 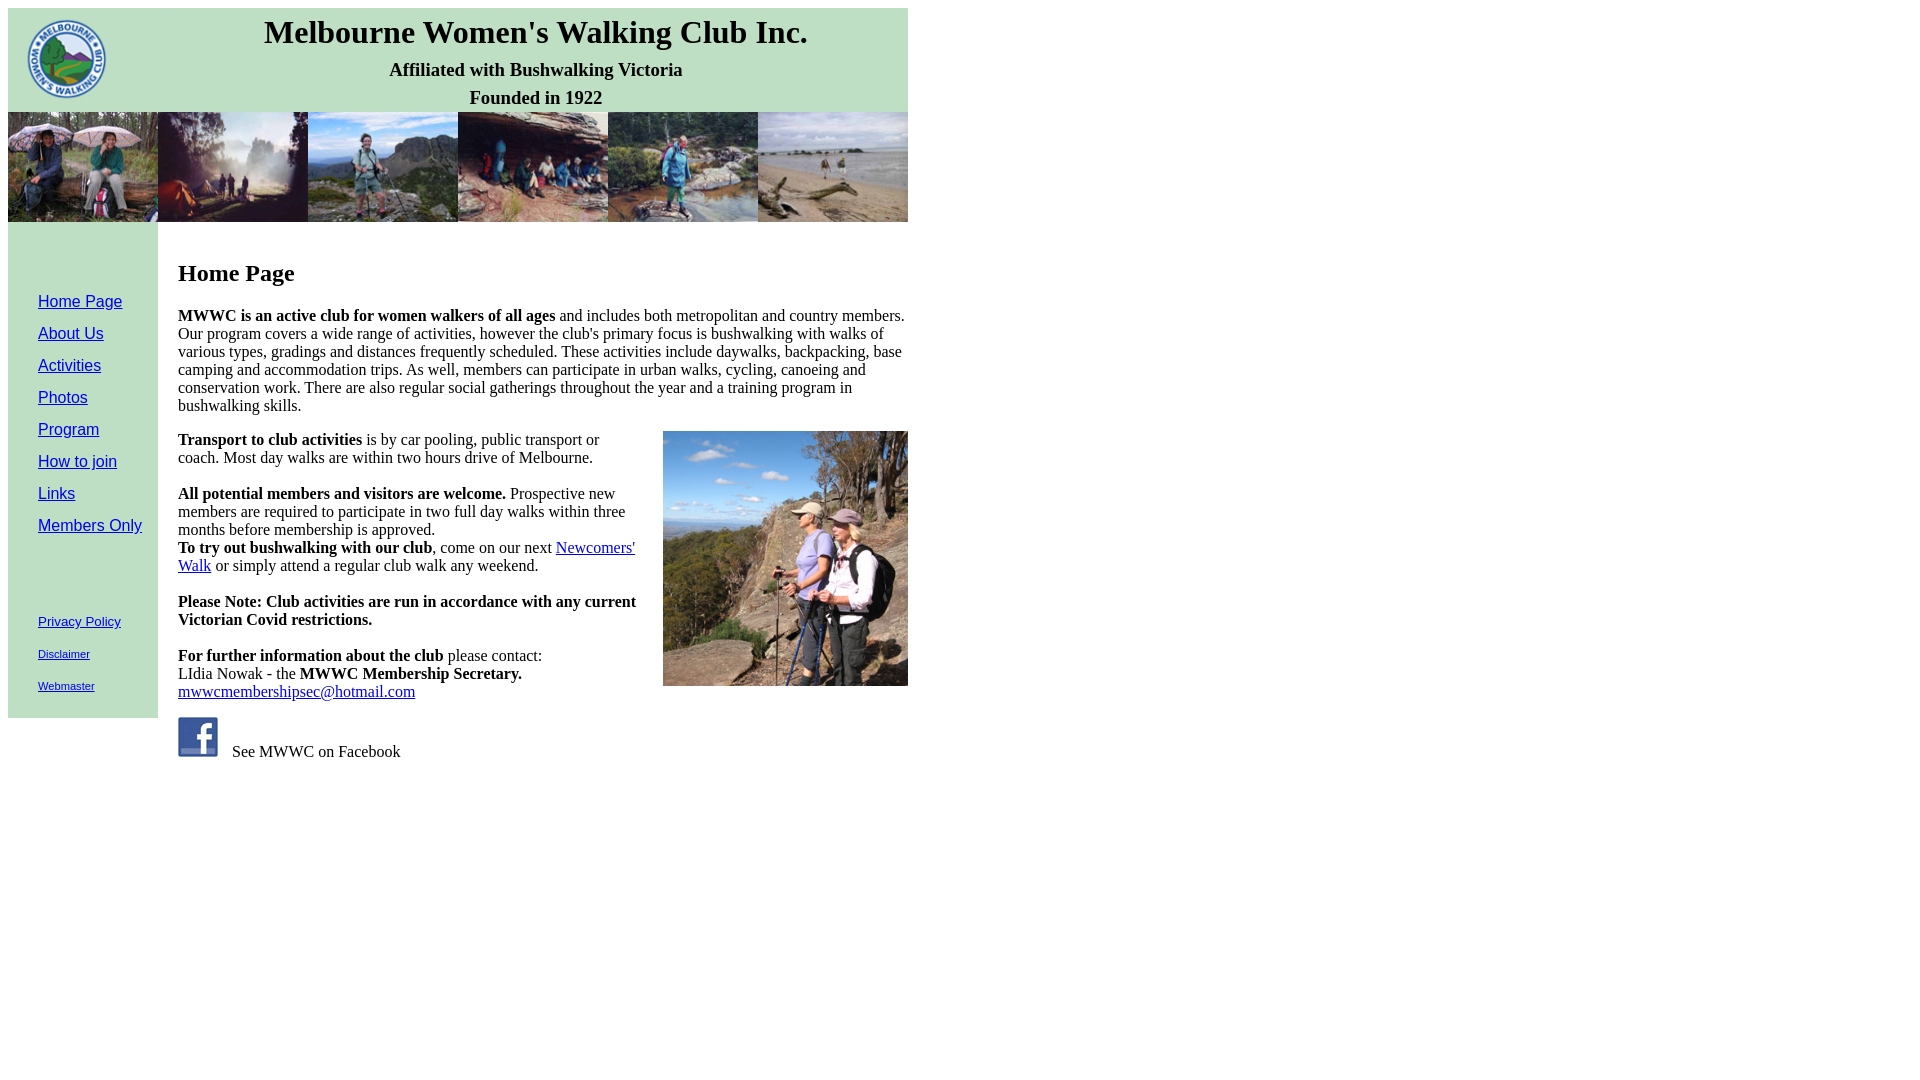 I want to click on 'Links', so click(x=56, y=493).